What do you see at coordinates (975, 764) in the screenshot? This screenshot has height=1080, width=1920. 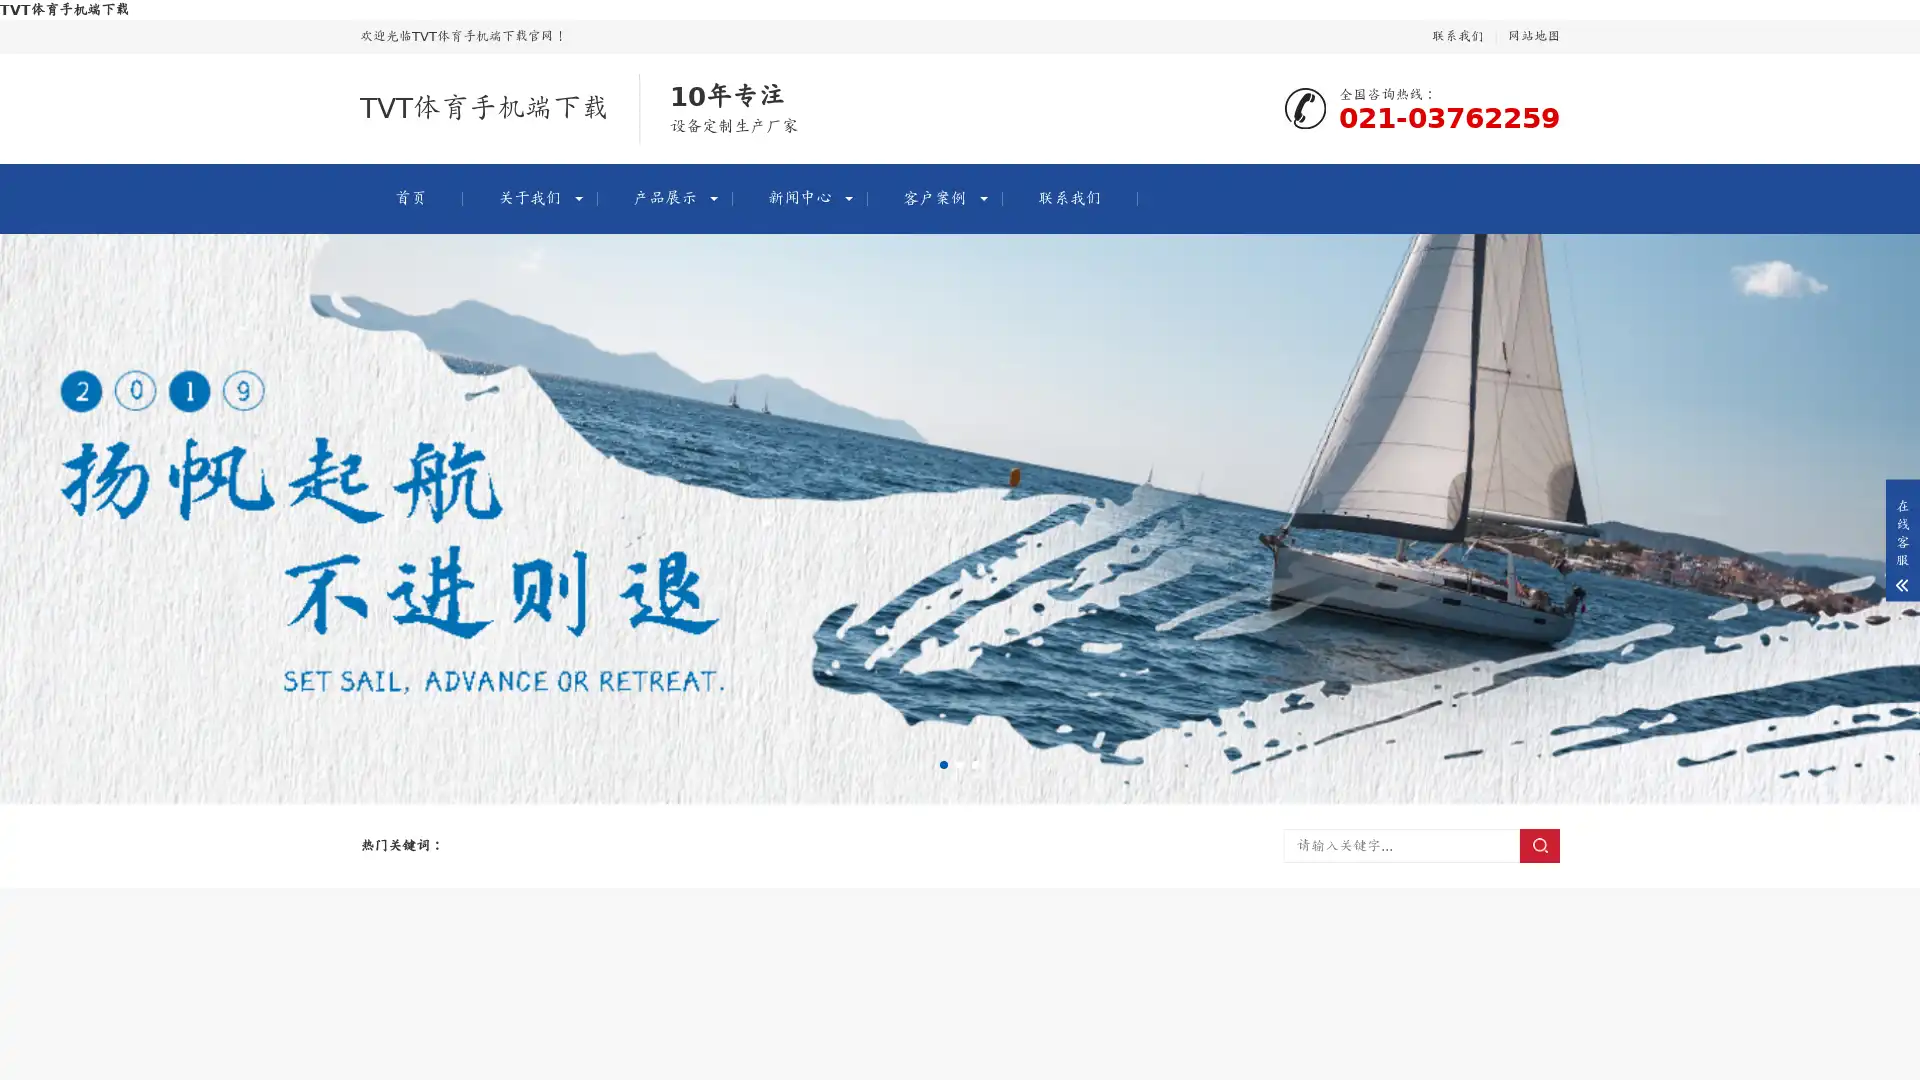 I see `Go to slide 3` at bounding box center [975, 764].